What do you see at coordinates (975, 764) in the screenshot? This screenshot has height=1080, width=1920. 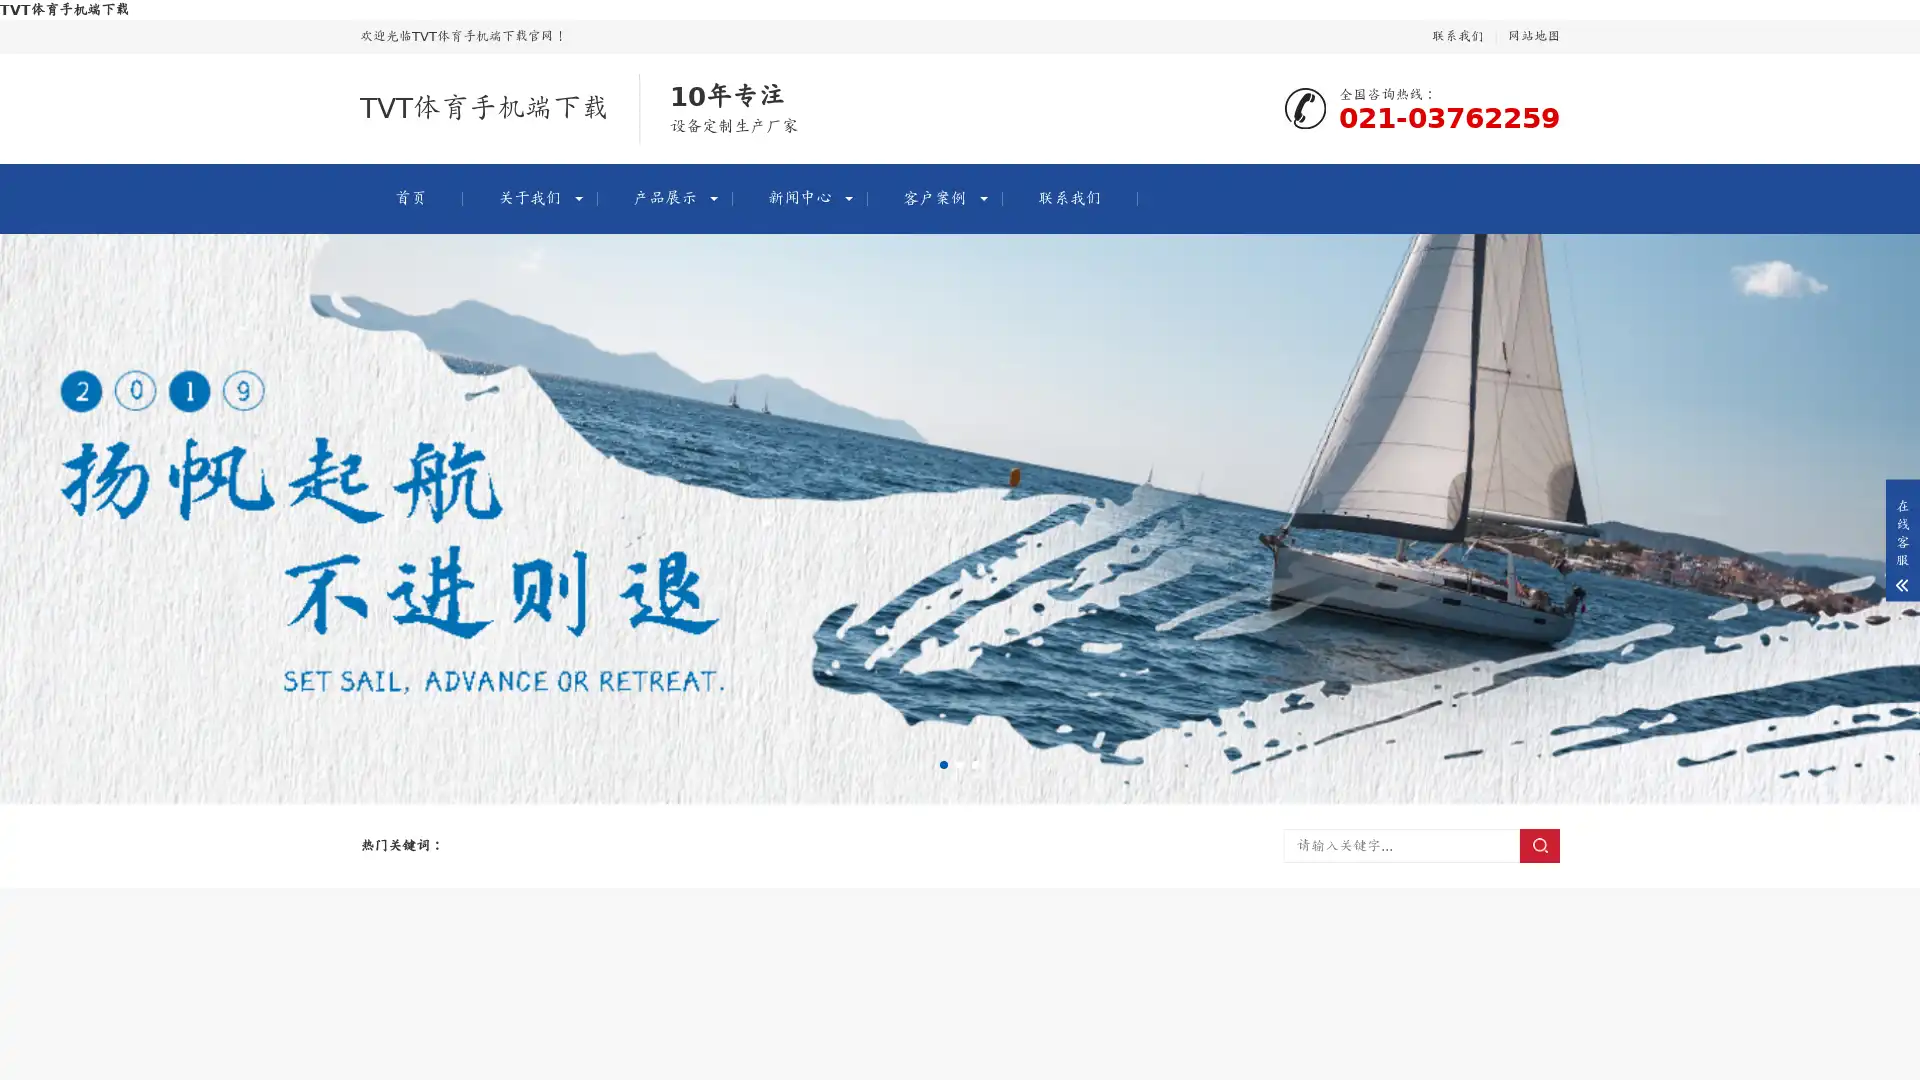 I see `Go to slide 3` at bounding box center [975, 764].